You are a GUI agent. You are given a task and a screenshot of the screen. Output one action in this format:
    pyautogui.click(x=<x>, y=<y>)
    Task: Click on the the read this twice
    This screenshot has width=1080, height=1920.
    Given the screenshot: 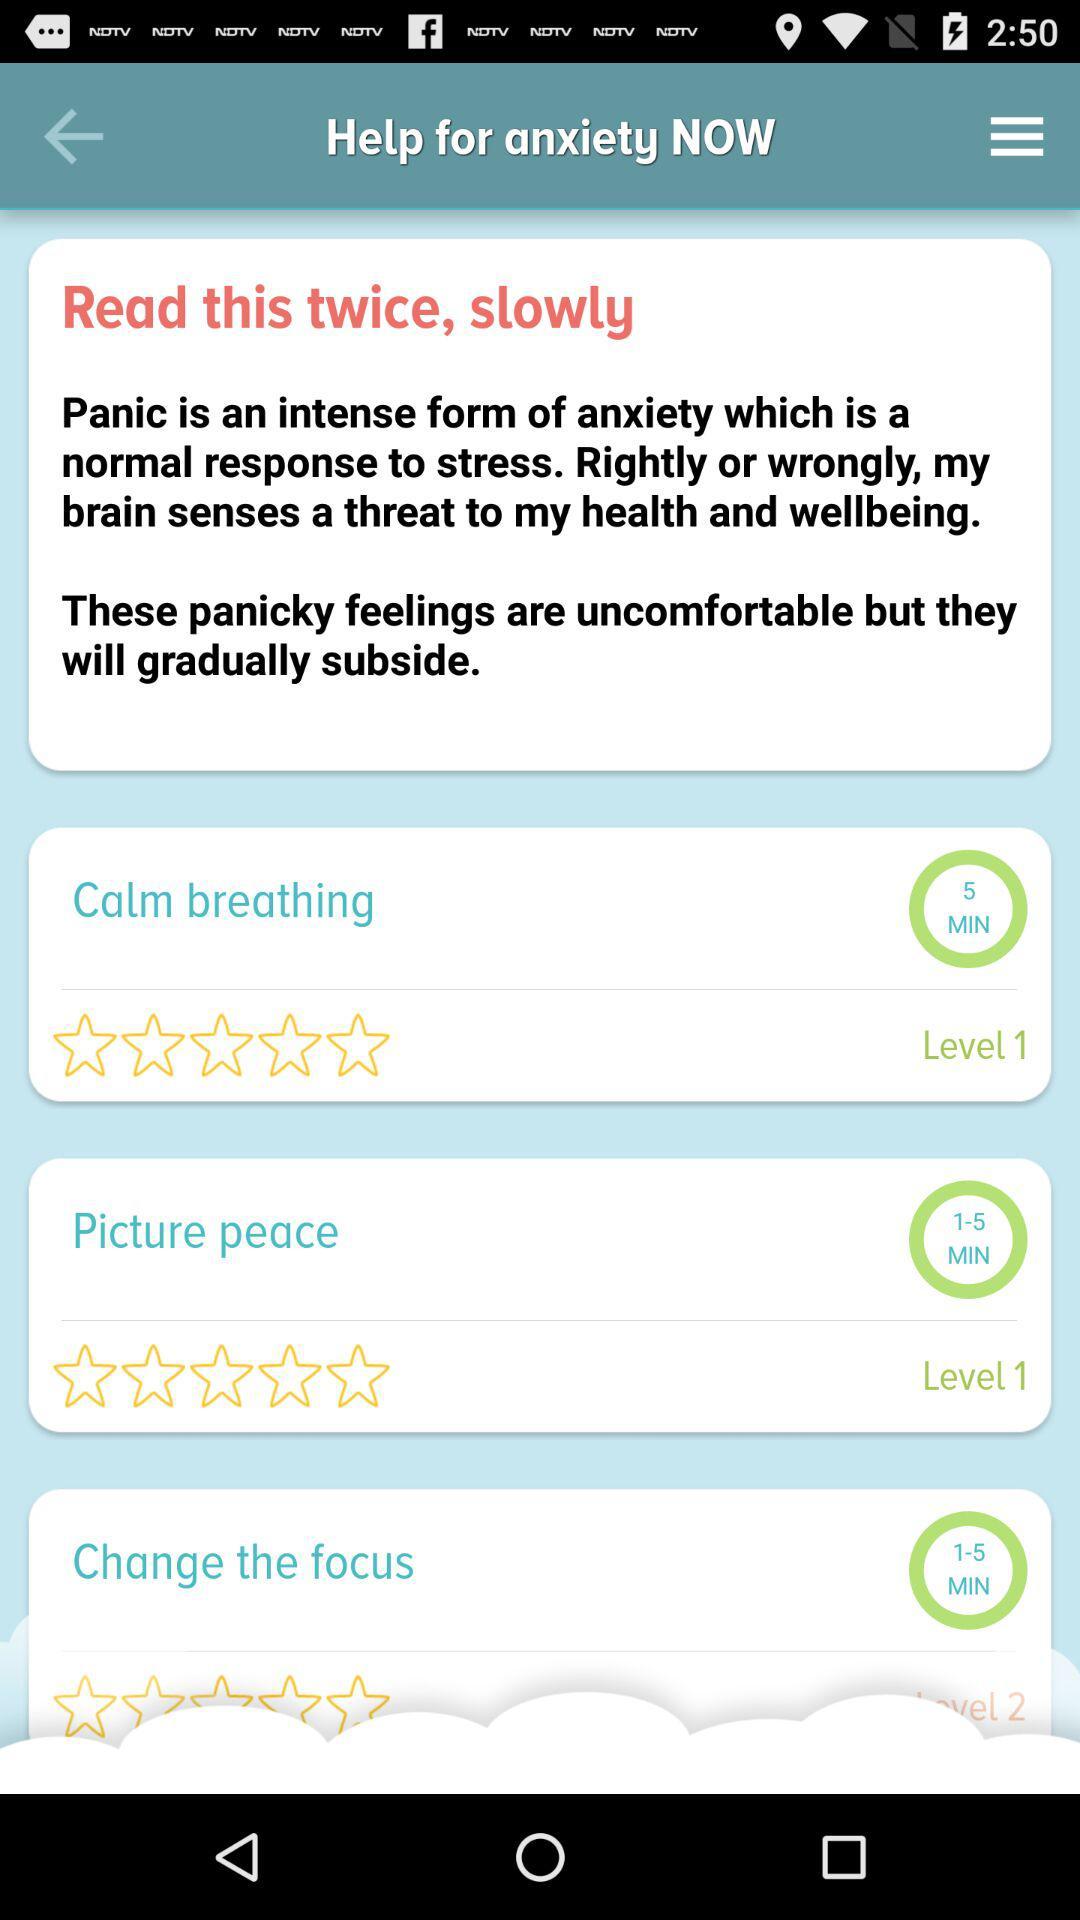 What is the action you would take?
    pyautogui.click(x=540, y=305)
    